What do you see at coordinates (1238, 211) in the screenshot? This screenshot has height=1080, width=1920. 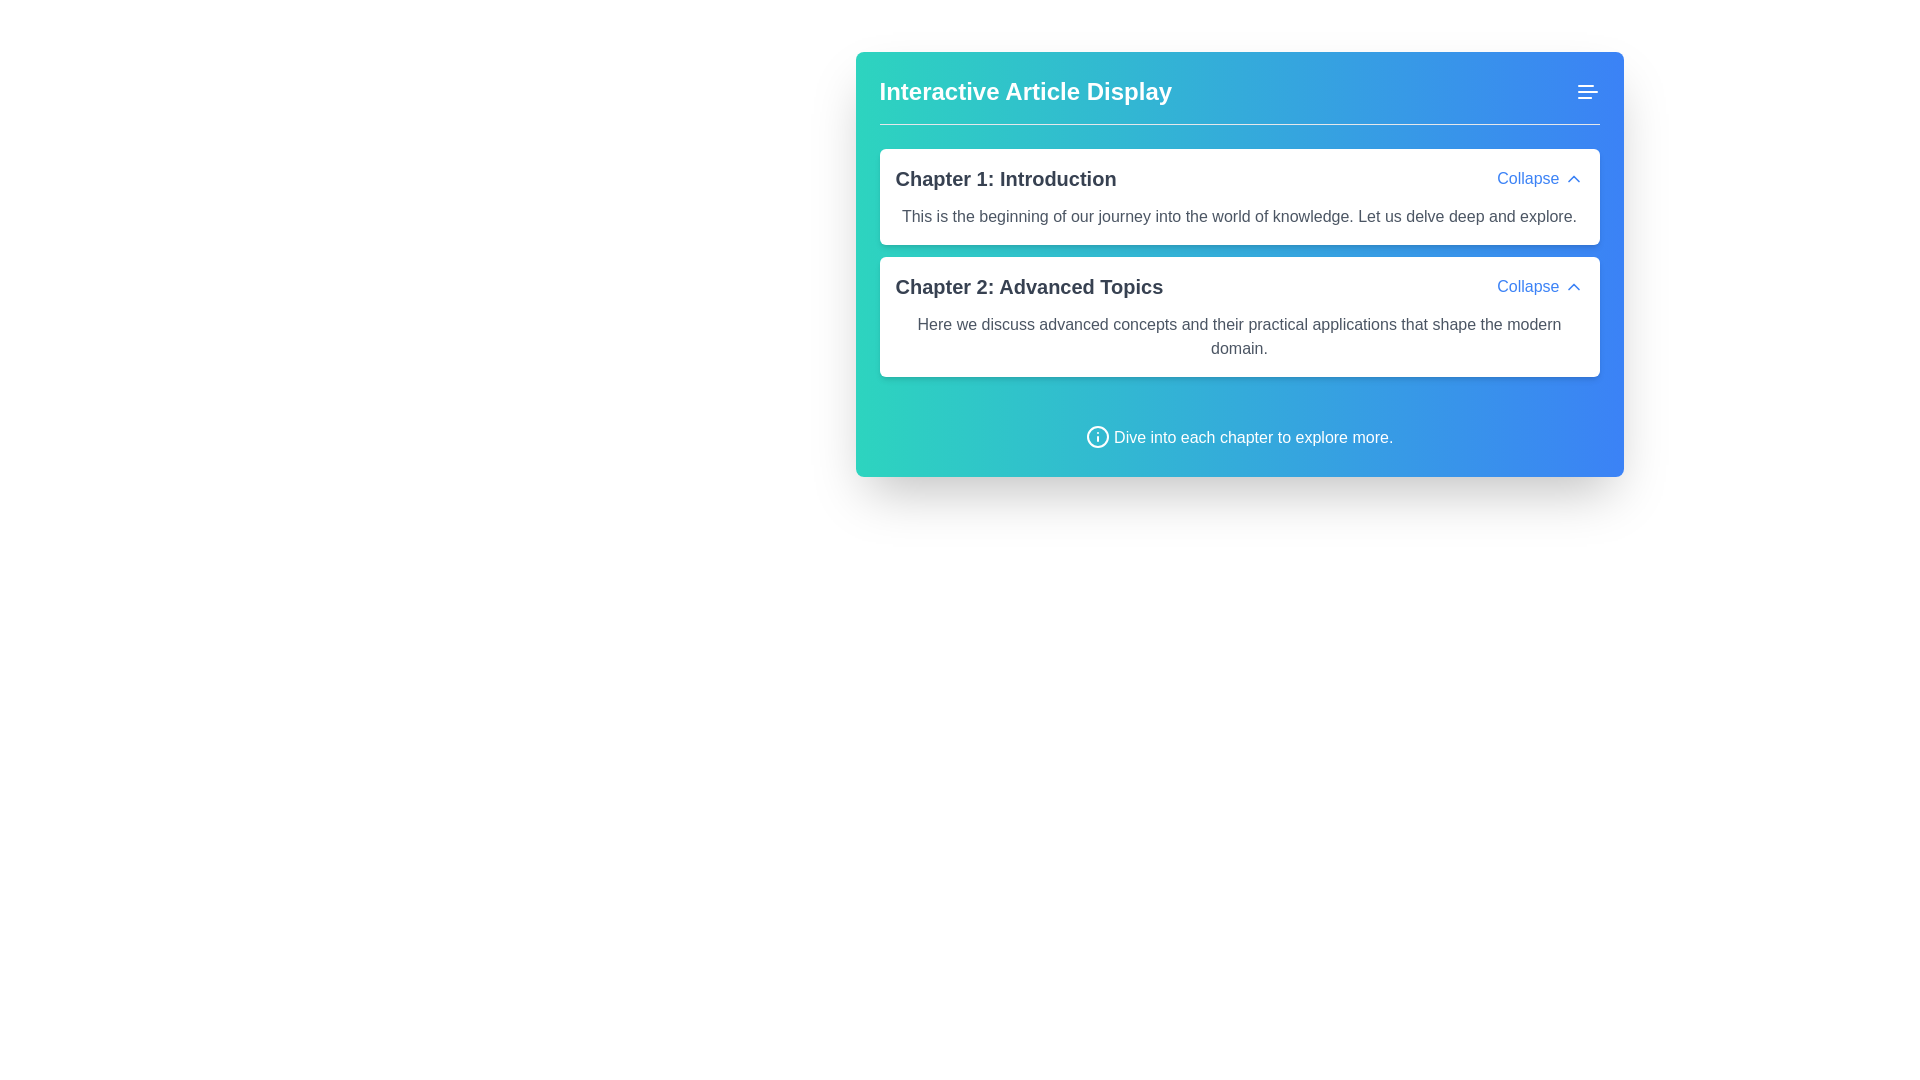 I see `the descriptive text block located in the first collapsible section beneath the heading 'Chapter 1: Introduction'` at bounding box center [1238, 211].